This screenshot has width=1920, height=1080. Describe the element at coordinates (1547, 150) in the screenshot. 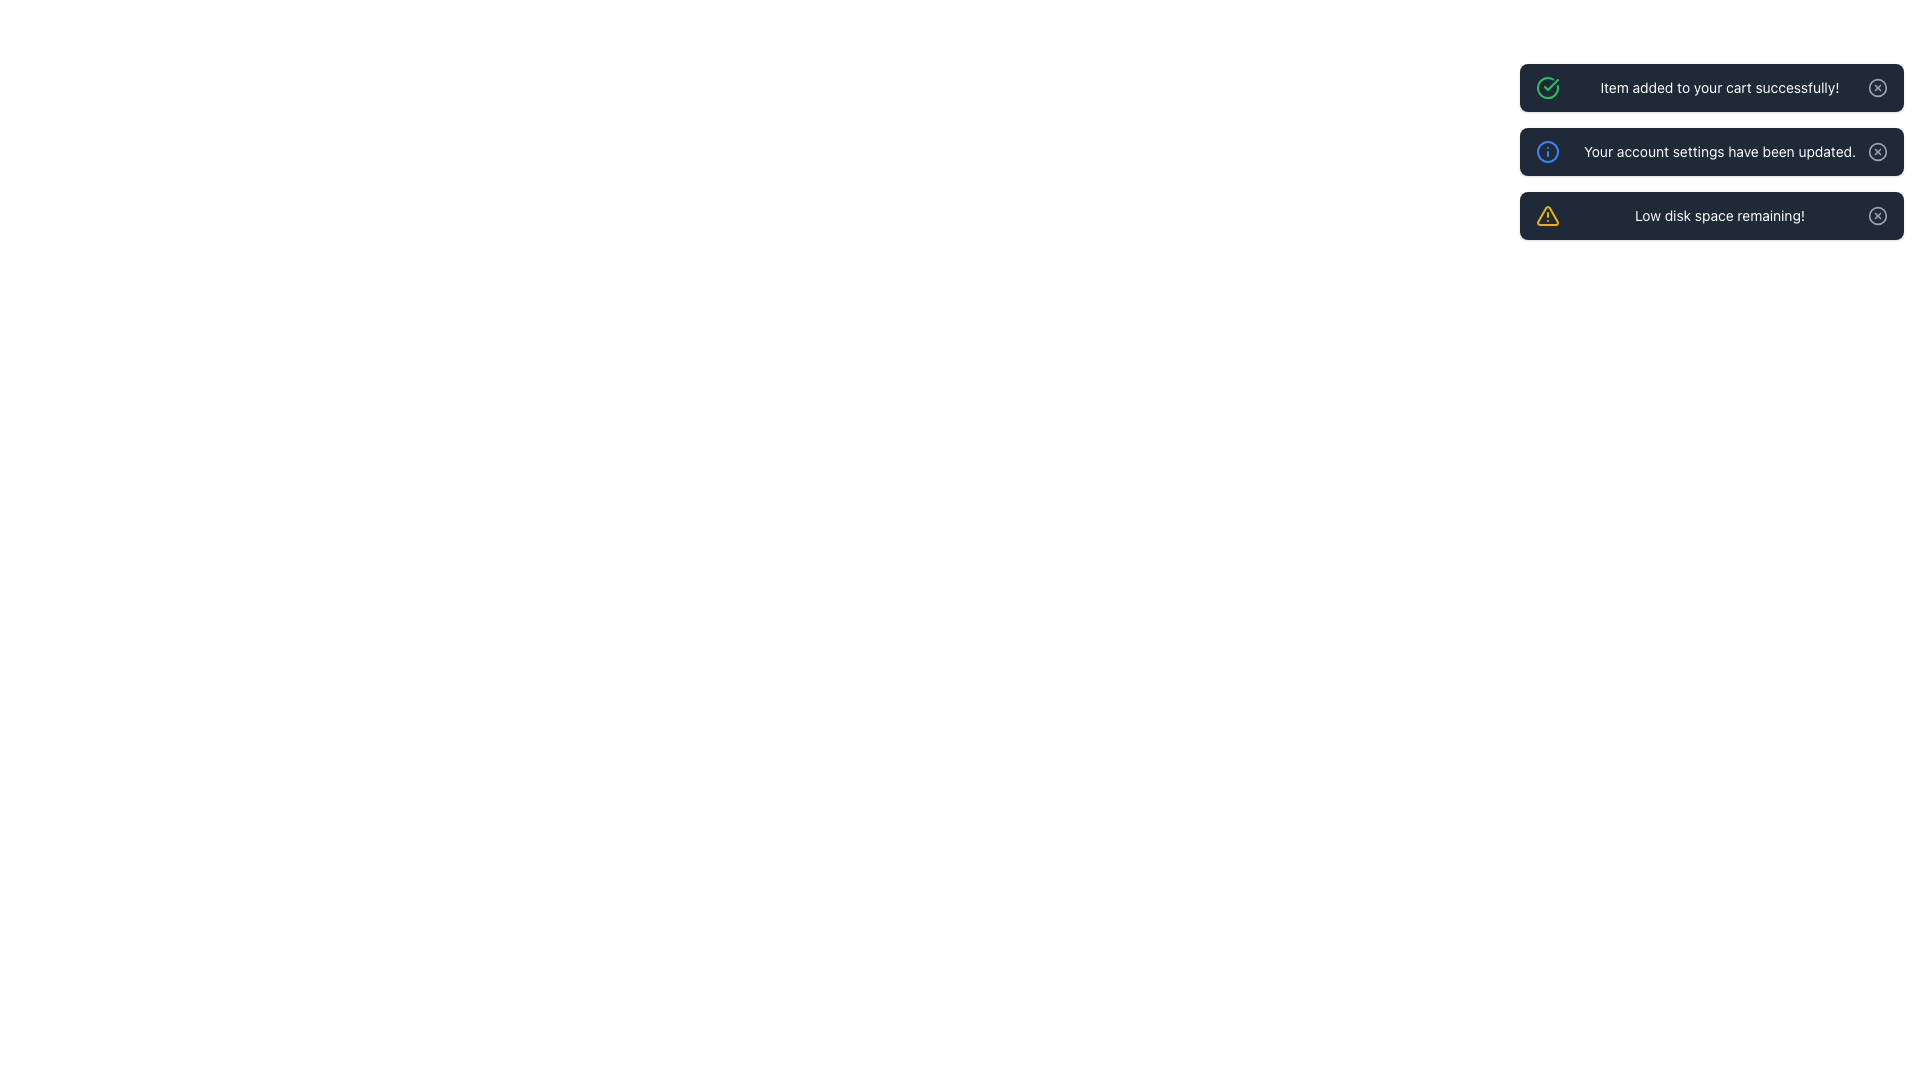

I see `the circular graphical icon within the second notification message stating 'Your account settings have been updated.'` at that location.